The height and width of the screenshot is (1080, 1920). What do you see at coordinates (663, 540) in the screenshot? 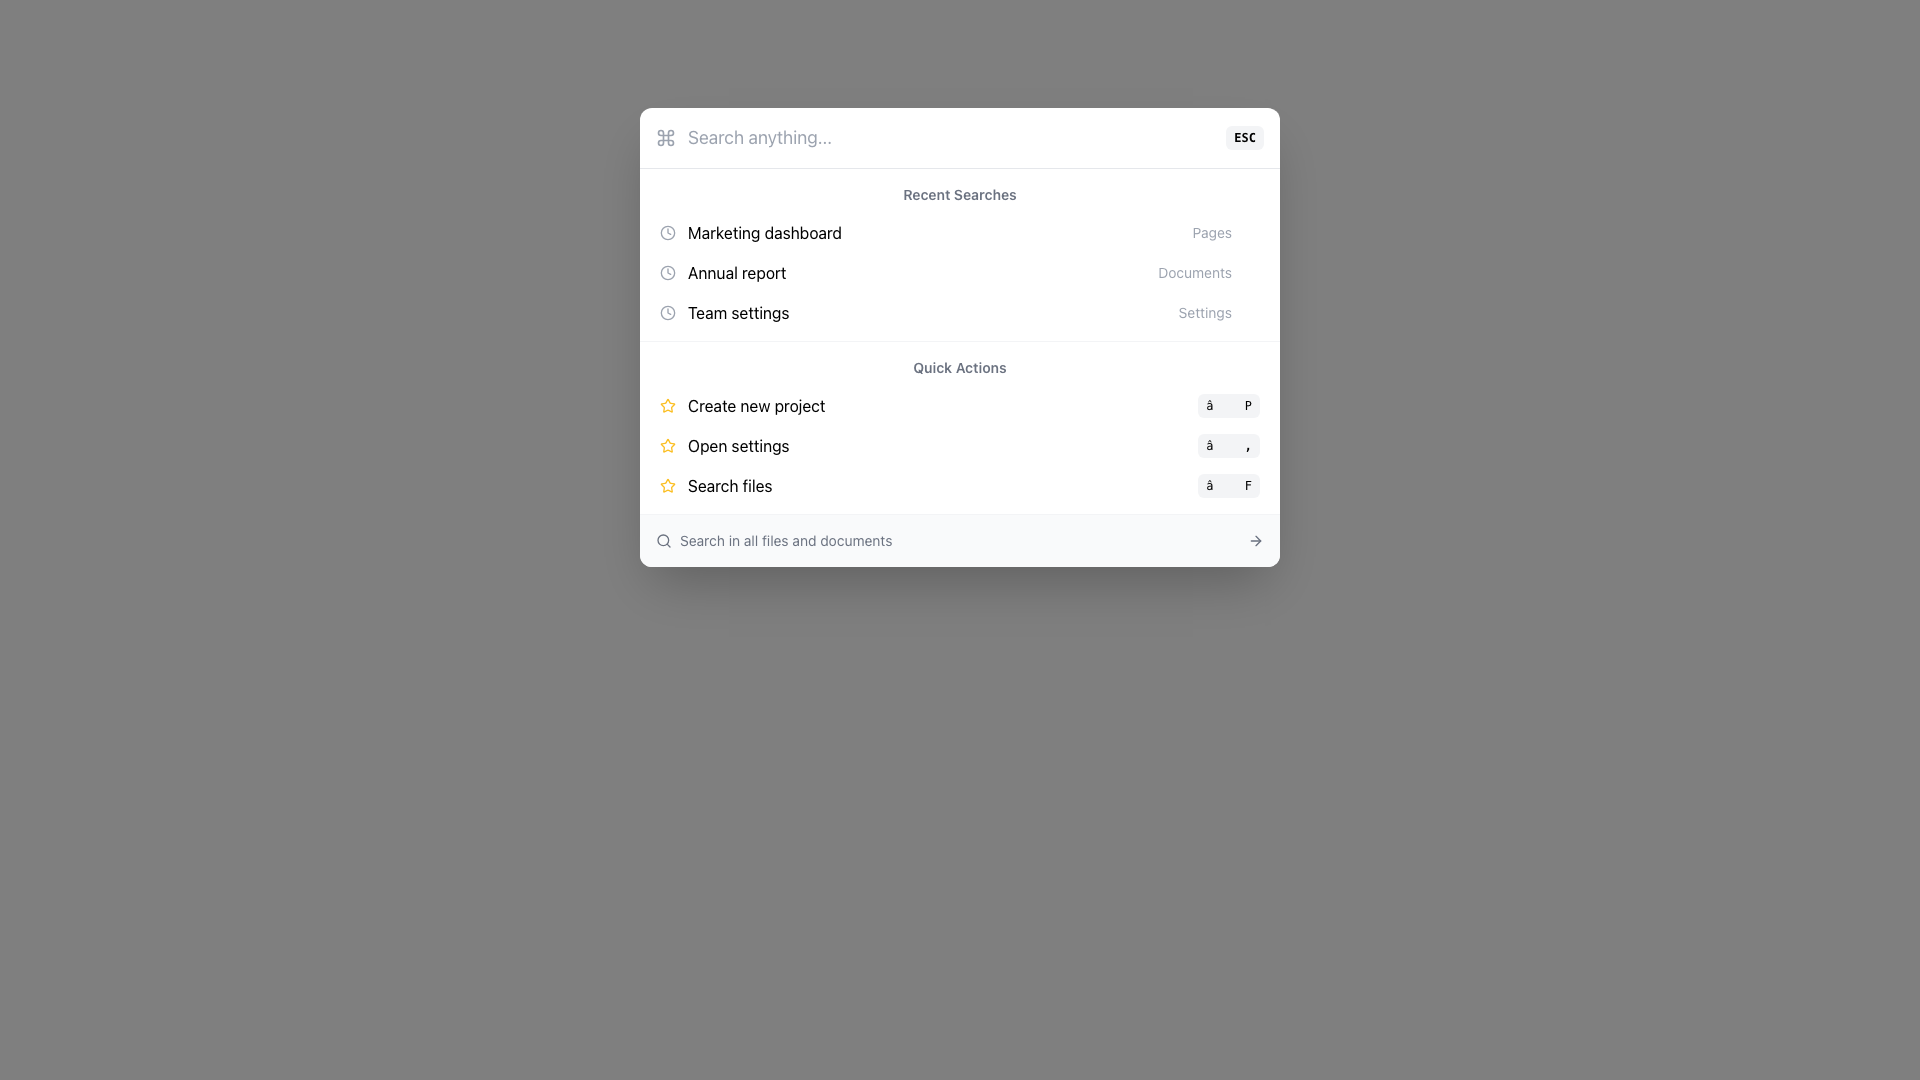
I see `the search icon located at the bottom-left corner of the interactive popup panel, adjacent to the text 'Search in all files and documents.'` at bounding box center [663, 540].